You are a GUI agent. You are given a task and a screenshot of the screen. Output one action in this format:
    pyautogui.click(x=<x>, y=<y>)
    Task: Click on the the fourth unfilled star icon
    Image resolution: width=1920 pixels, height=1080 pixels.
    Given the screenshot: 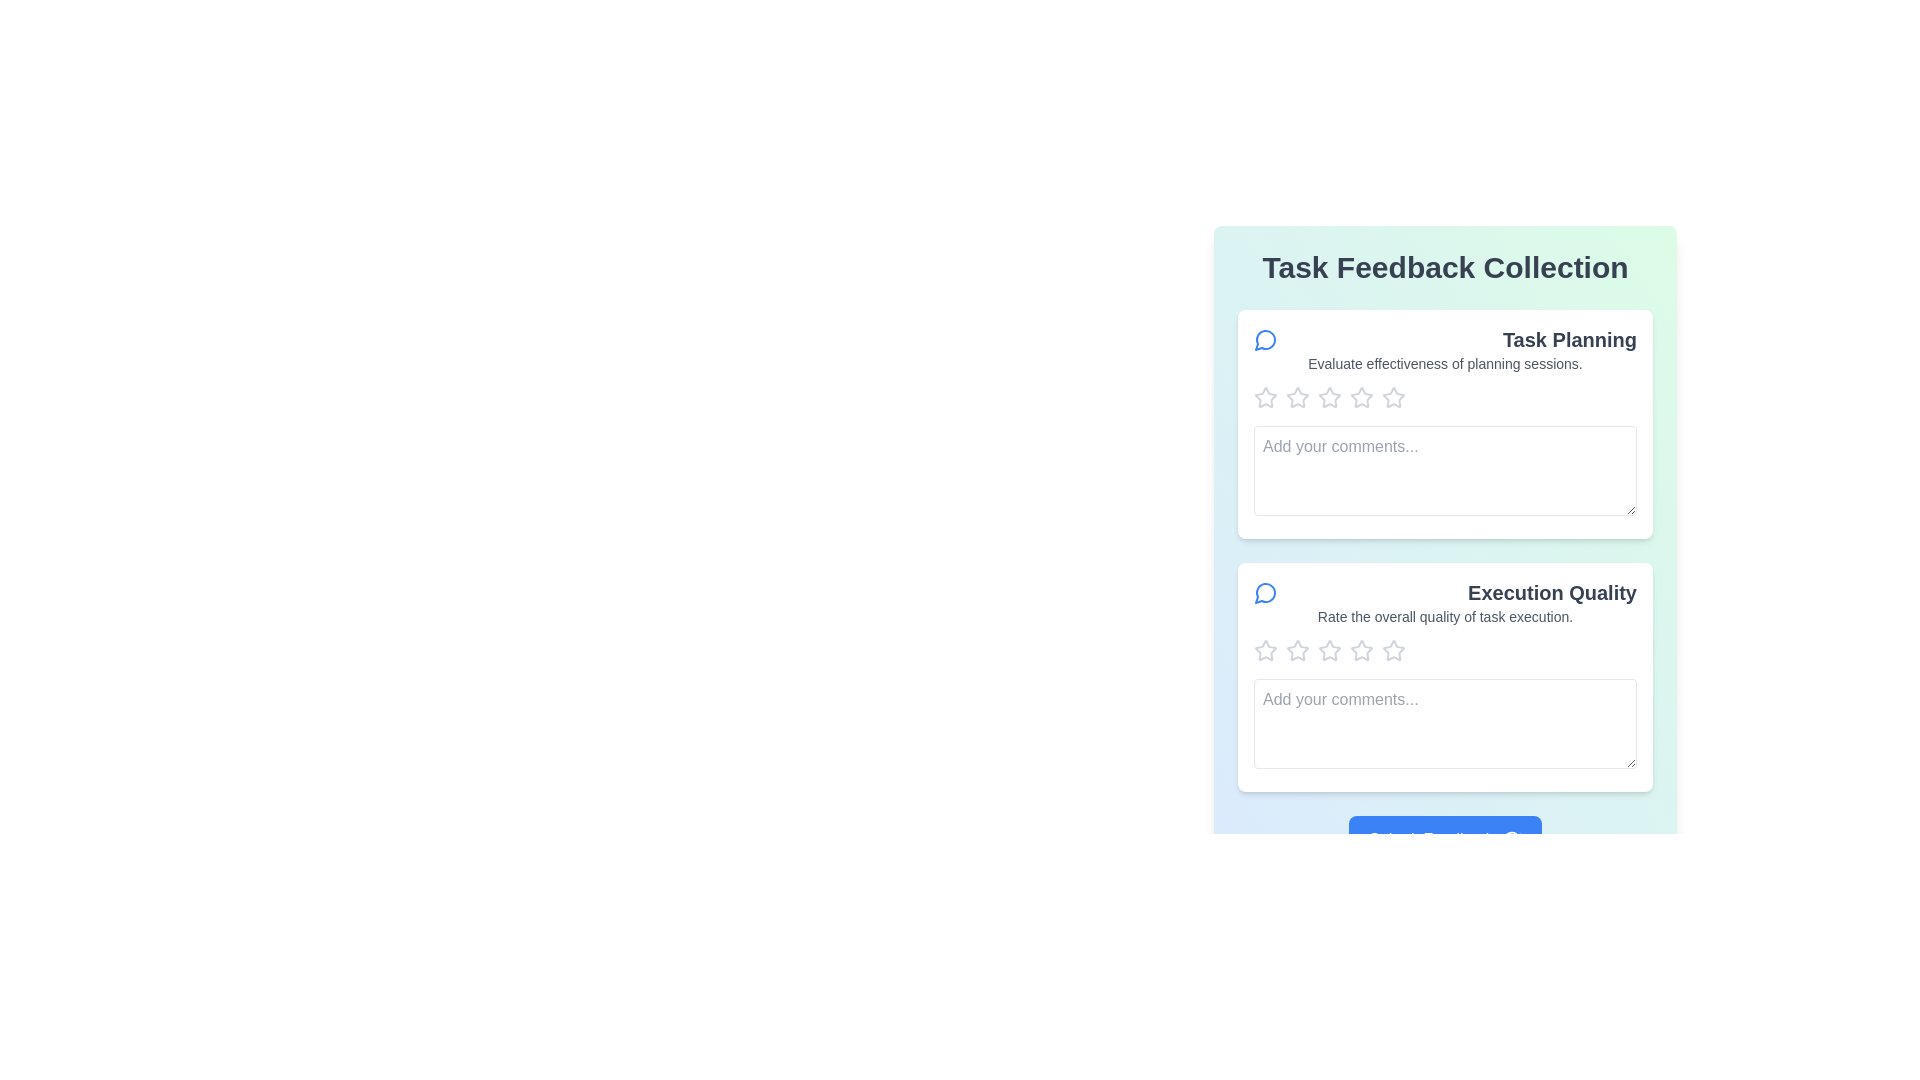 What is the action you would take?
    pyautogui.click(x=1329, y=397)
    